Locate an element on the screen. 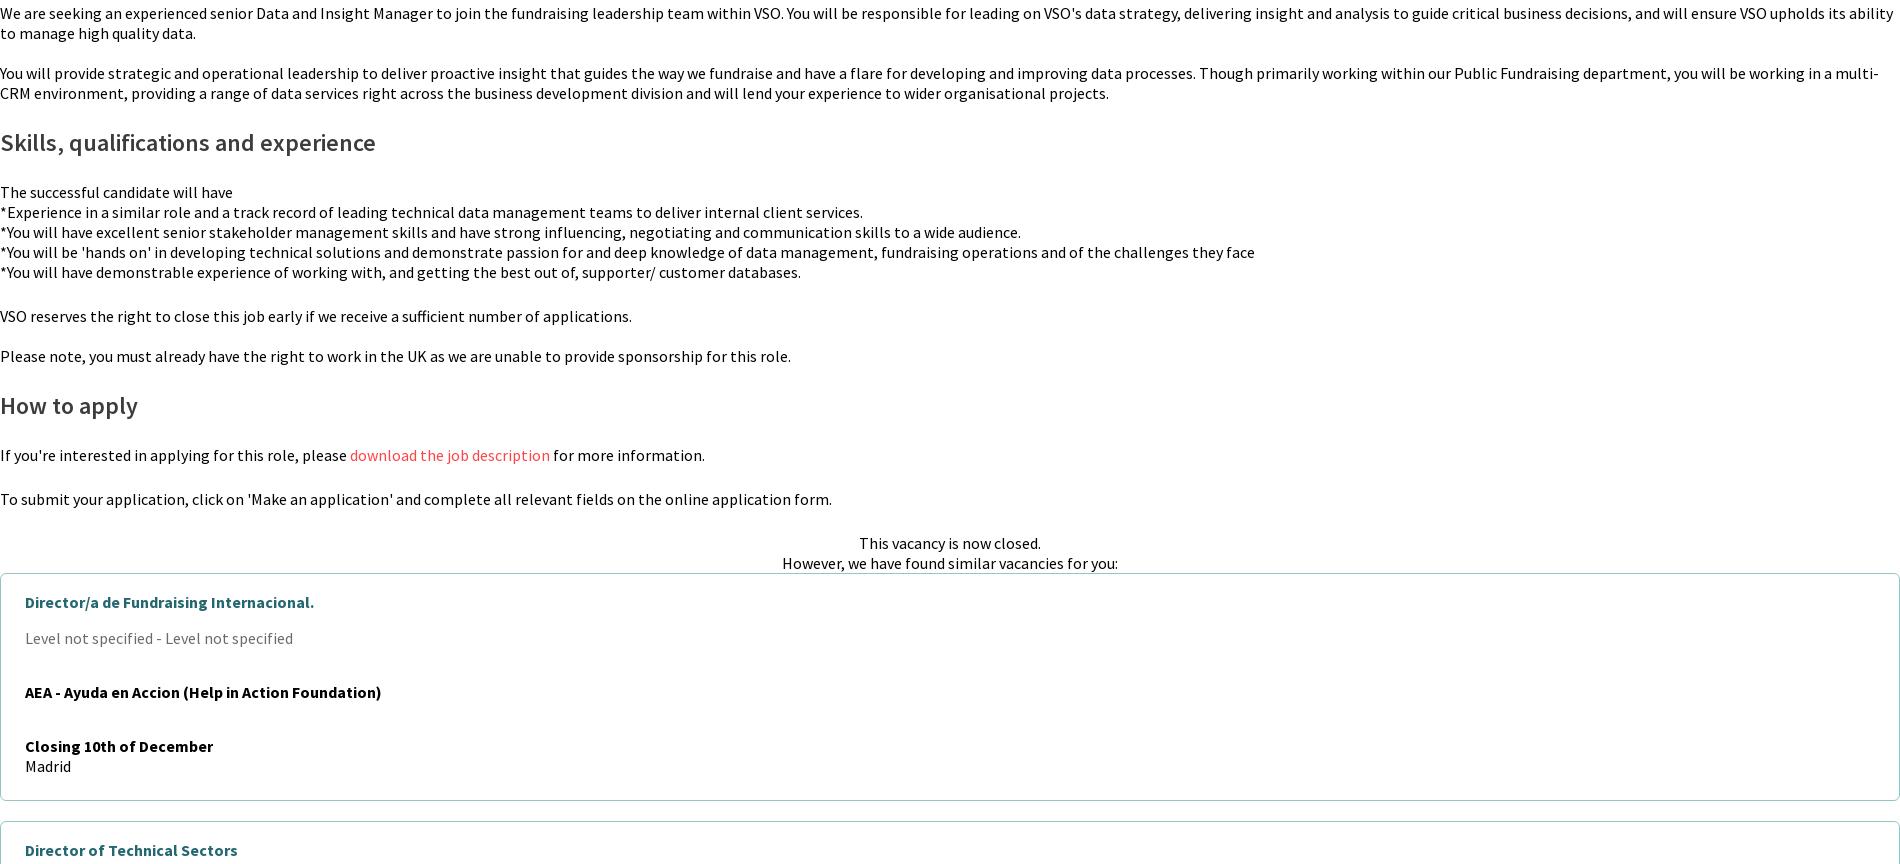 The image size is (1900, 864). 'Our Partners' is located at coordinates (1006, 568).